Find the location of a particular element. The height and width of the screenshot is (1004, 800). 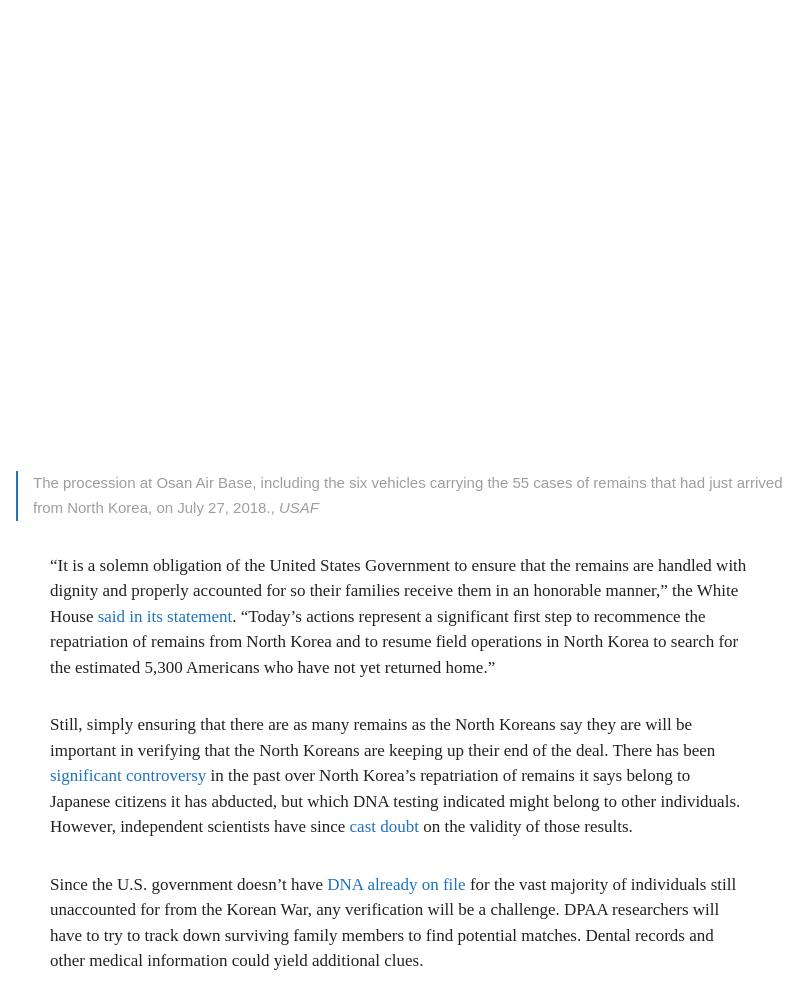

'on the validity of those results.' is located at coordinates (418, 826).